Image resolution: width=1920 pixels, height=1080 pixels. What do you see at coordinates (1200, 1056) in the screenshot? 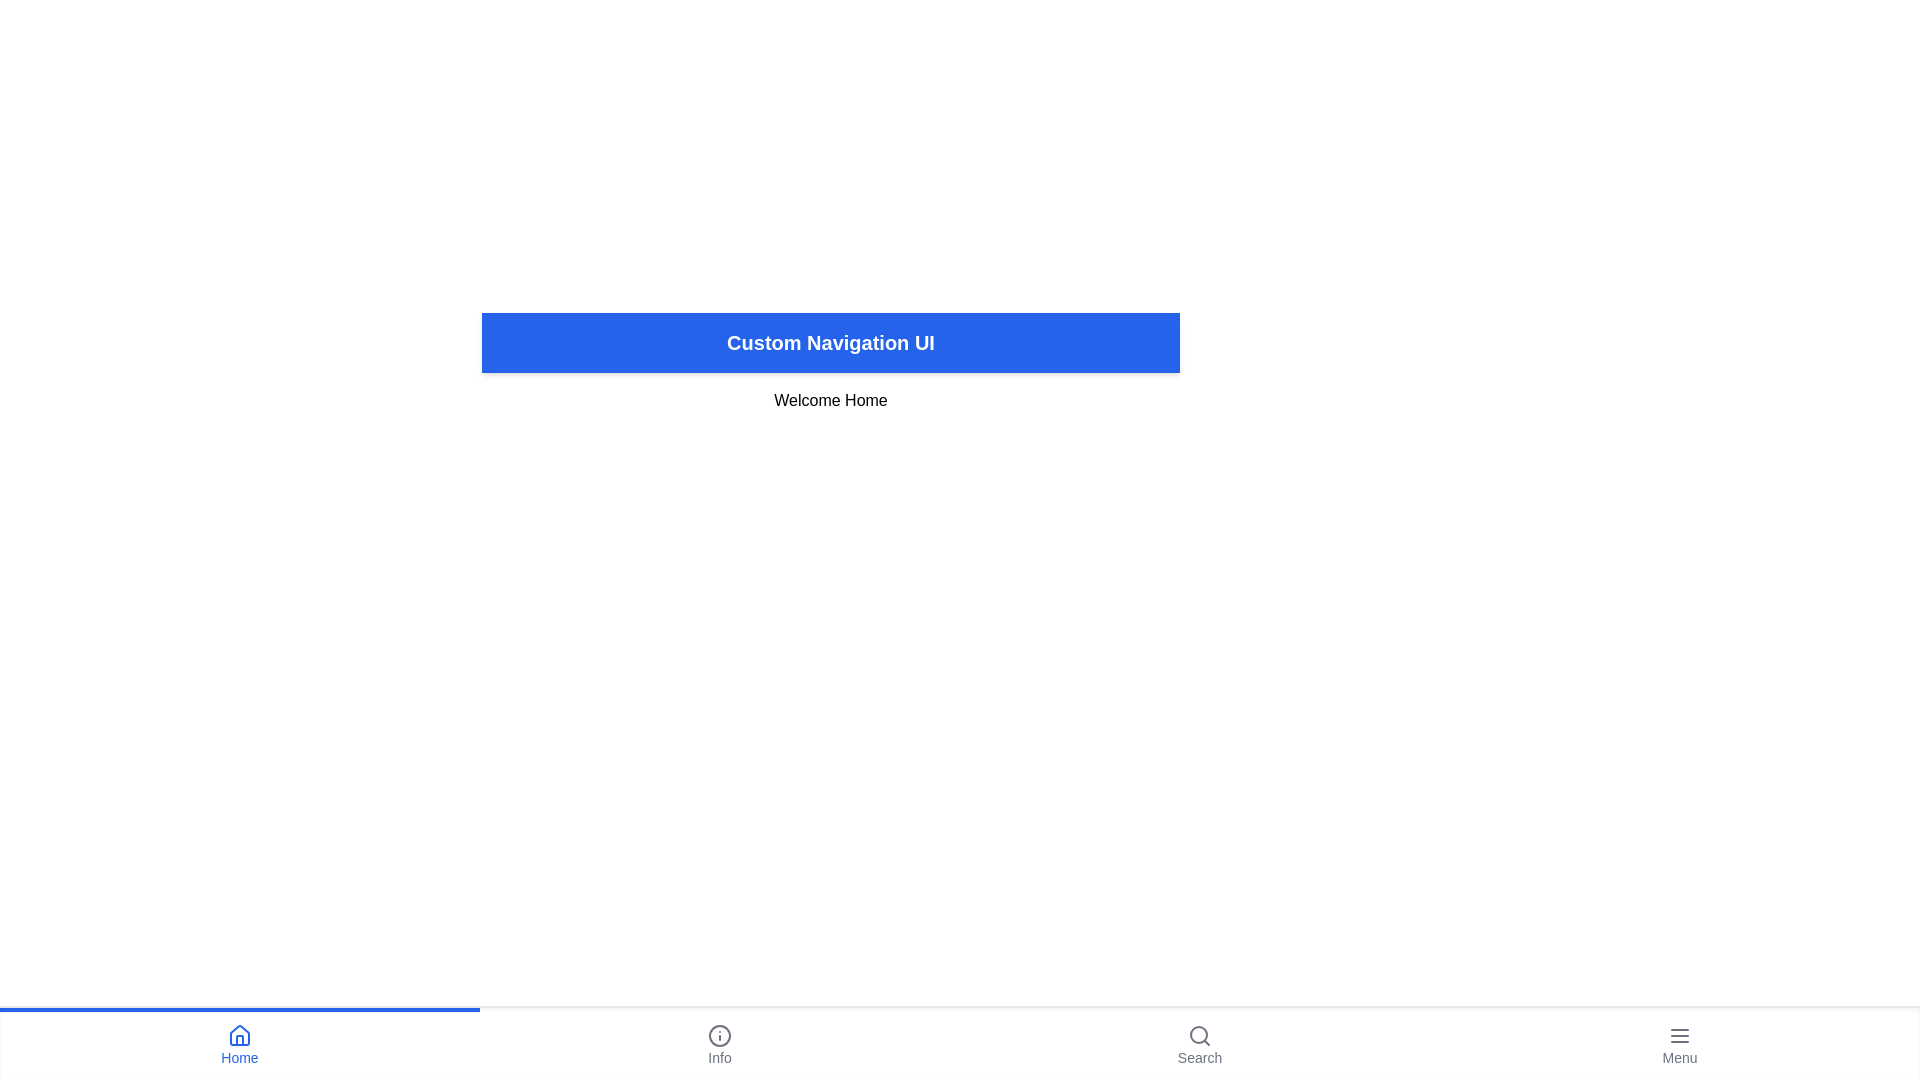
I see `the 'Search' Text Label located at the bottom-right corner of the navigation bar, which serves as a descriptive title for the search icon above it` at bounding box center [1200, 1056].